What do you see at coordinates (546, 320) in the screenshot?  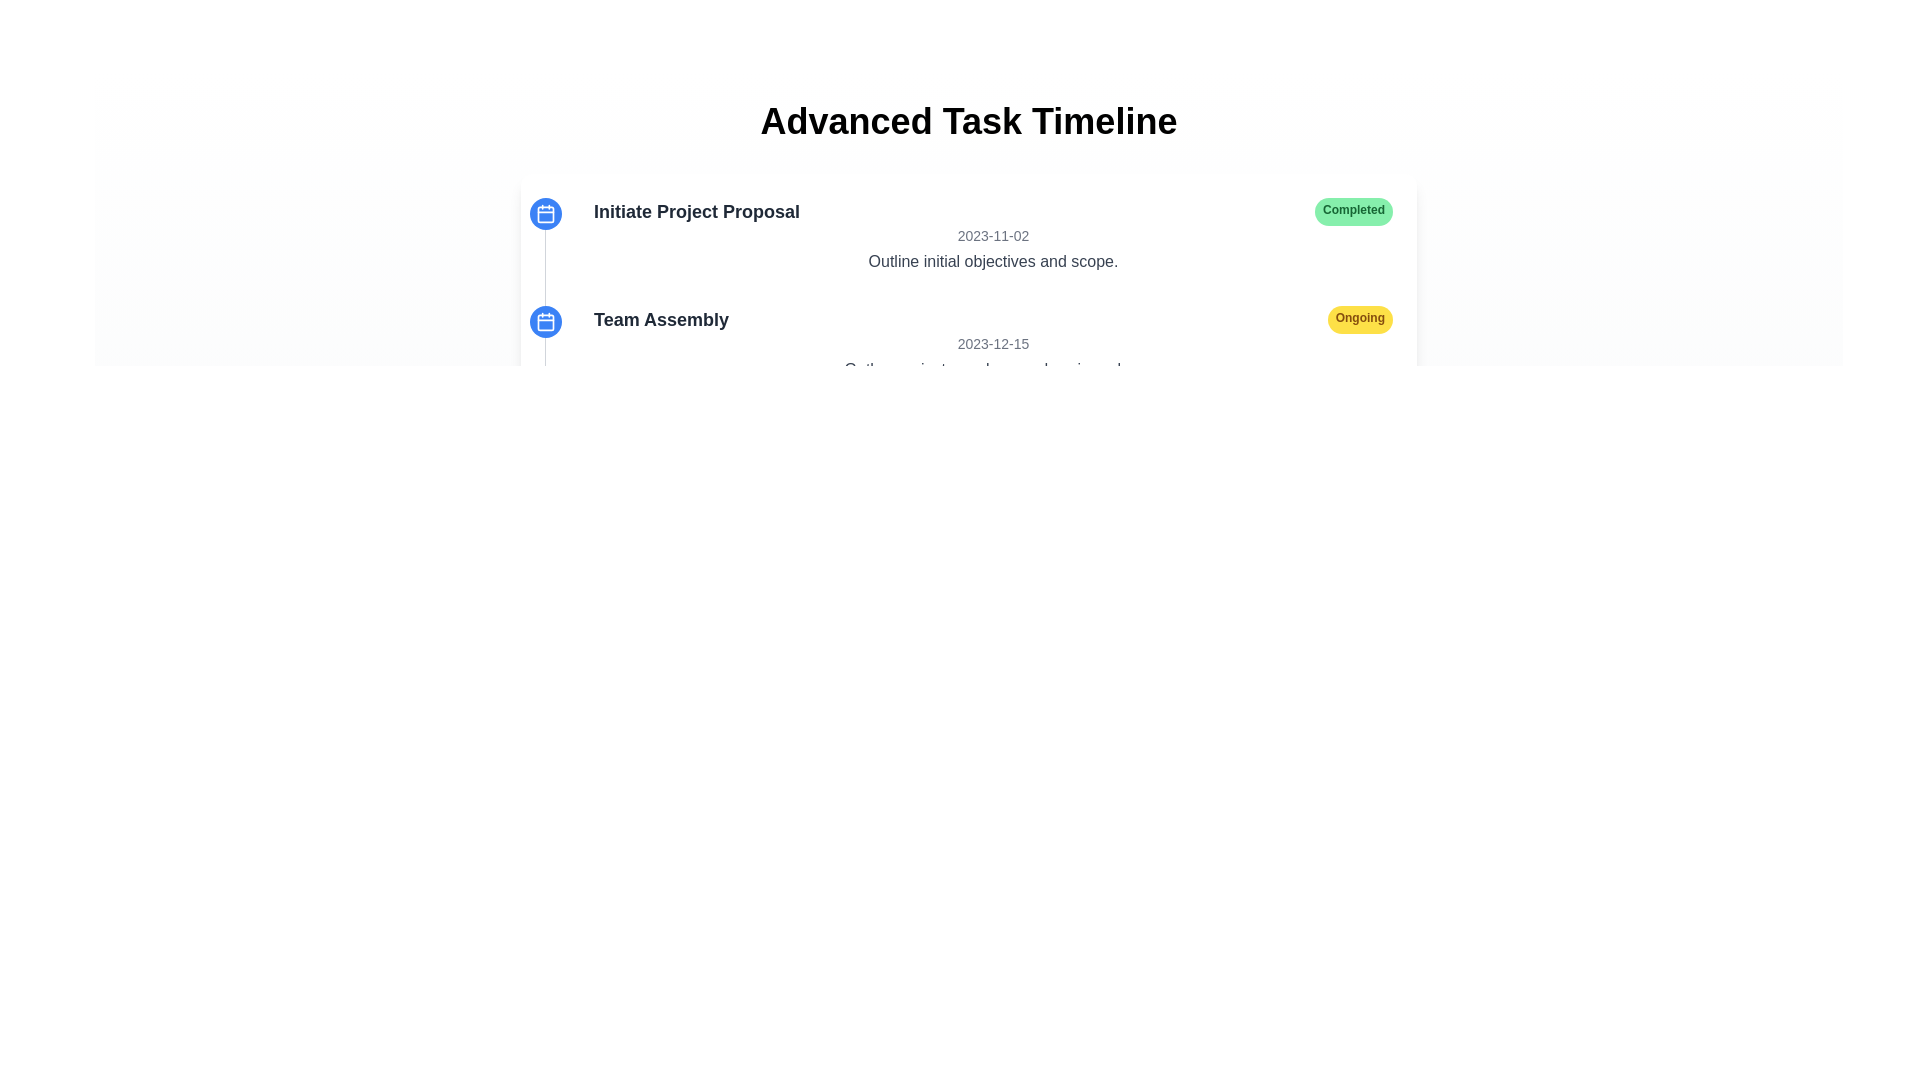 I see `the blue calendar icon inside the circular button located to the left of the 'Team Assembly' text` at bounding box center [546, 320].